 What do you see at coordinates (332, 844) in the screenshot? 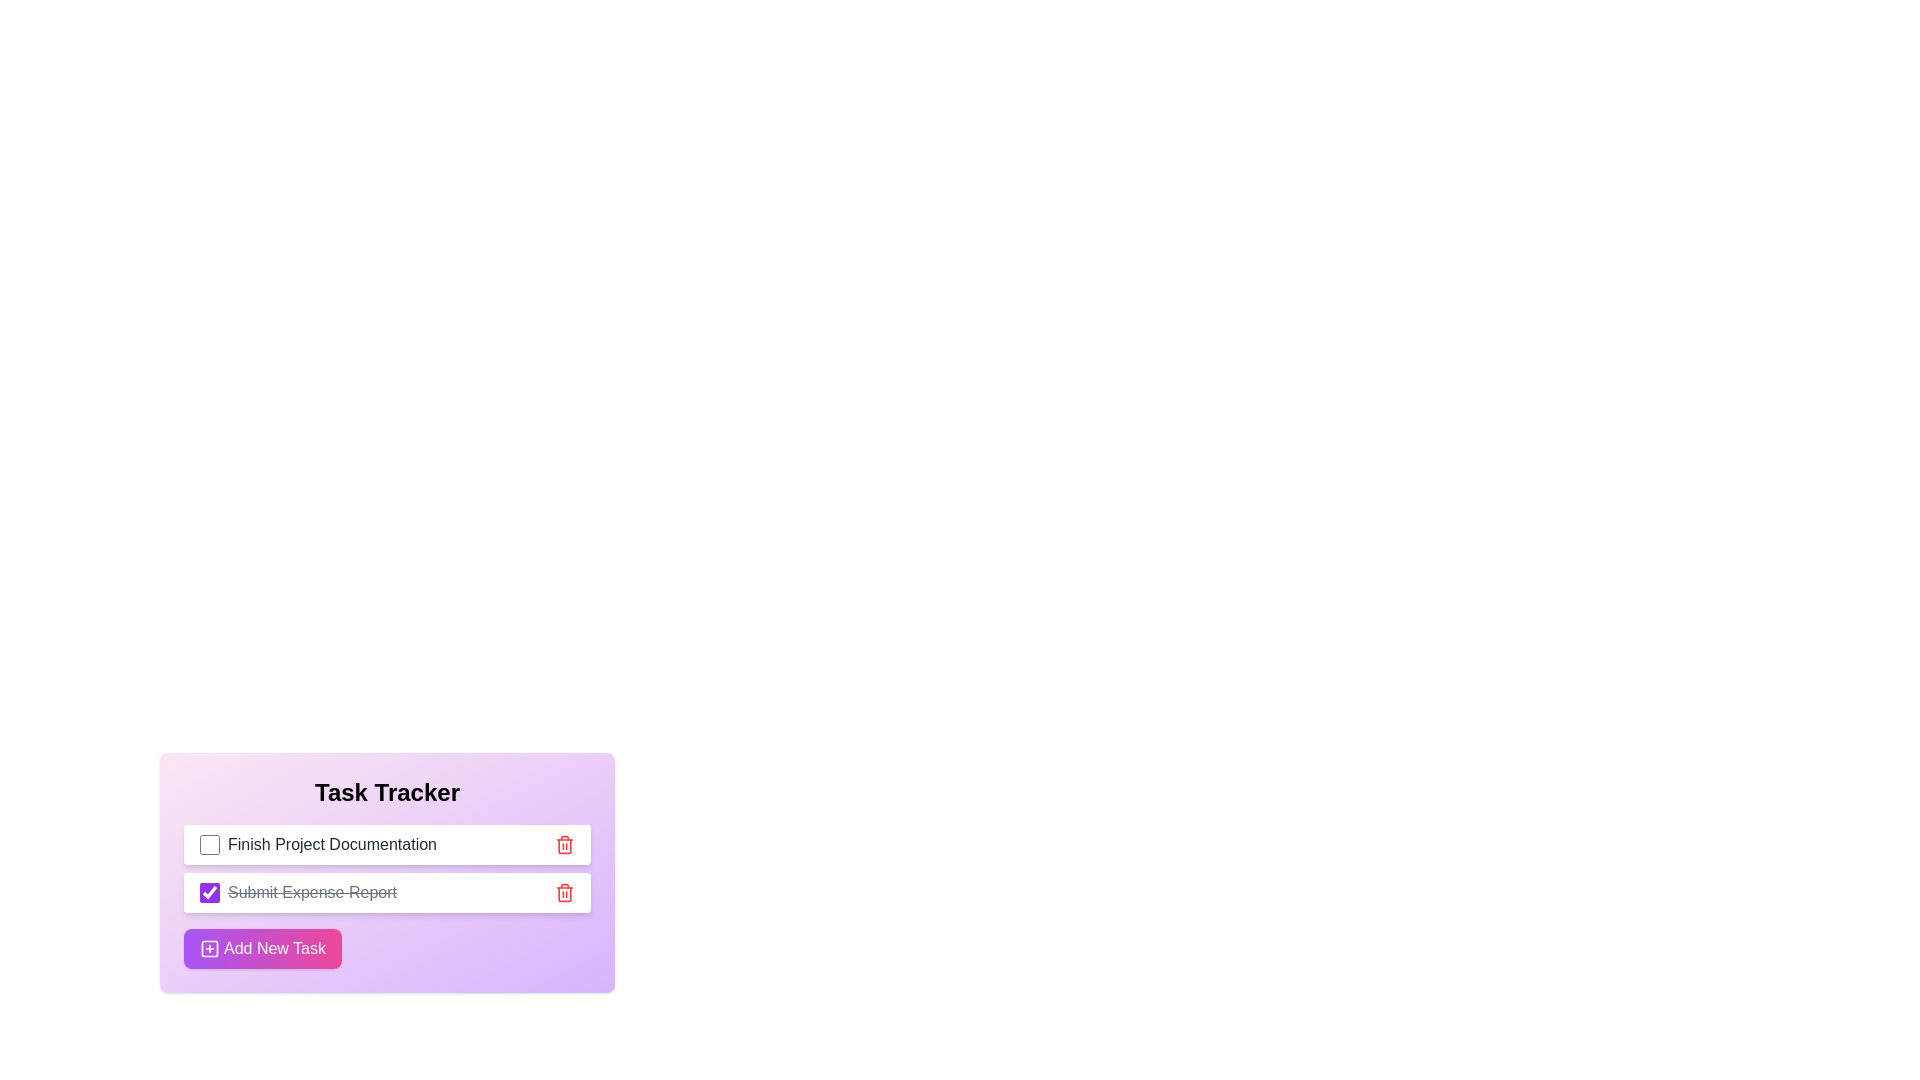
I see `the text label displaying 'Finish Project Documentation', which is styled in dark gray and prominently positioned in the task list interface` at bounding box center [332, 844].